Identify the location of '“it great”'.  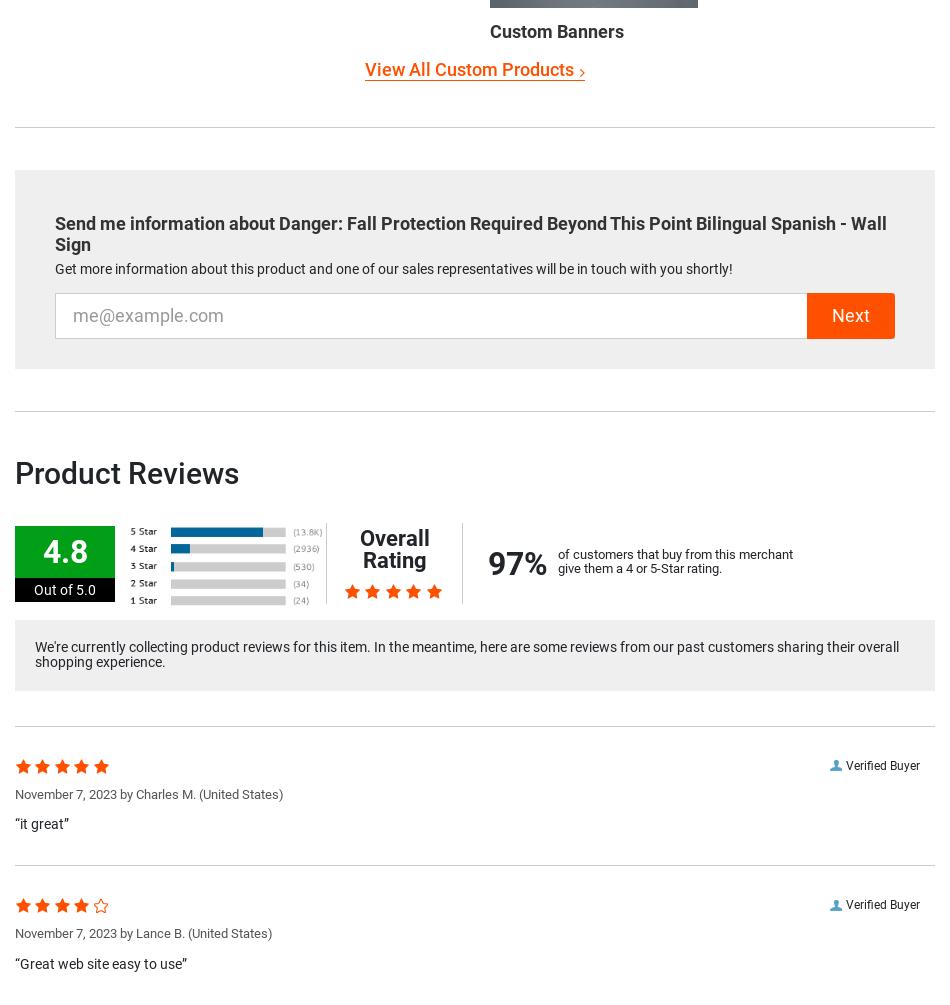
(41, 823).